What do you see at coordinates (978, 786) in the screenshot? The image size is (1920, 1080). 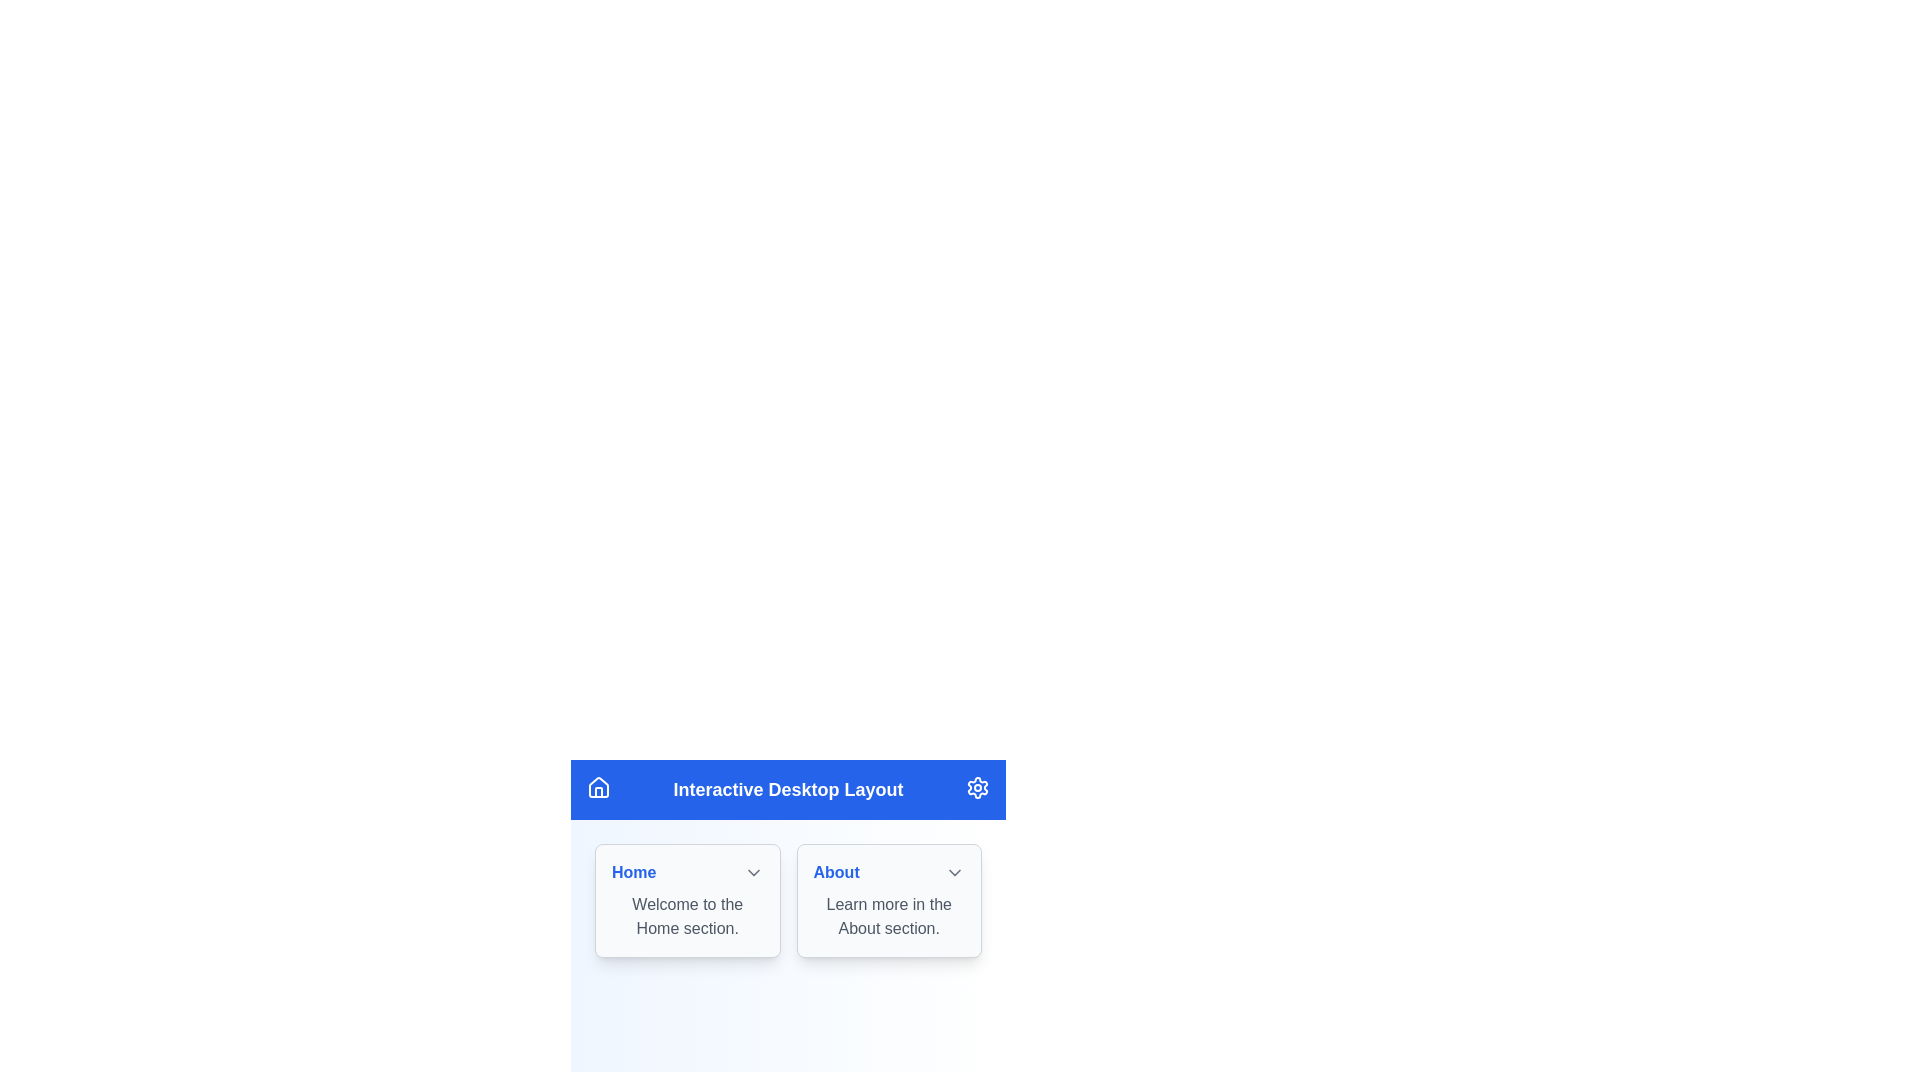 I see `the gear-shaped settings icon located at the top-right corner of the blue bar, next to the text 'Interactive Desktop Layout'` at bounding box center [978, 786].